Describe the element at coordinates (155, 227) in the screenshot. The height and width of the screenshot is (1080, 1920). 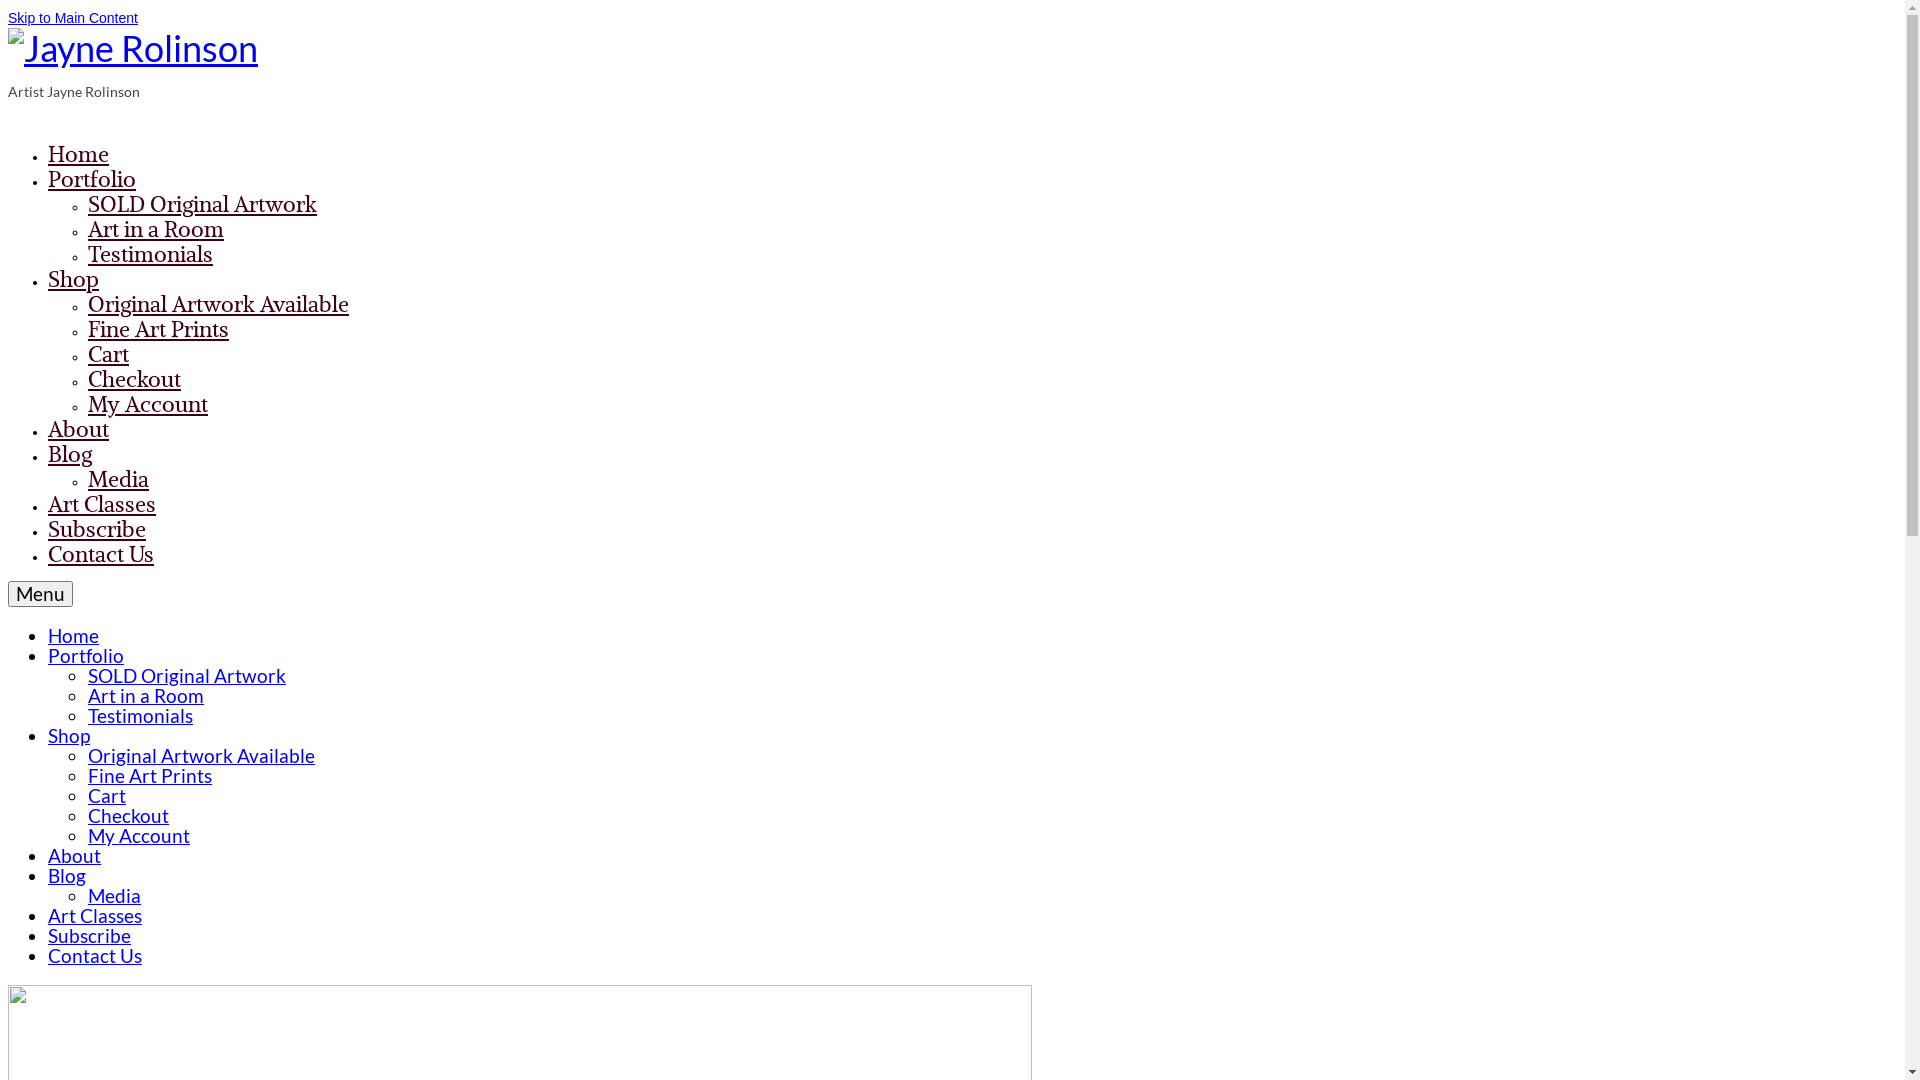
I see `'Art in a Room'` at that location.